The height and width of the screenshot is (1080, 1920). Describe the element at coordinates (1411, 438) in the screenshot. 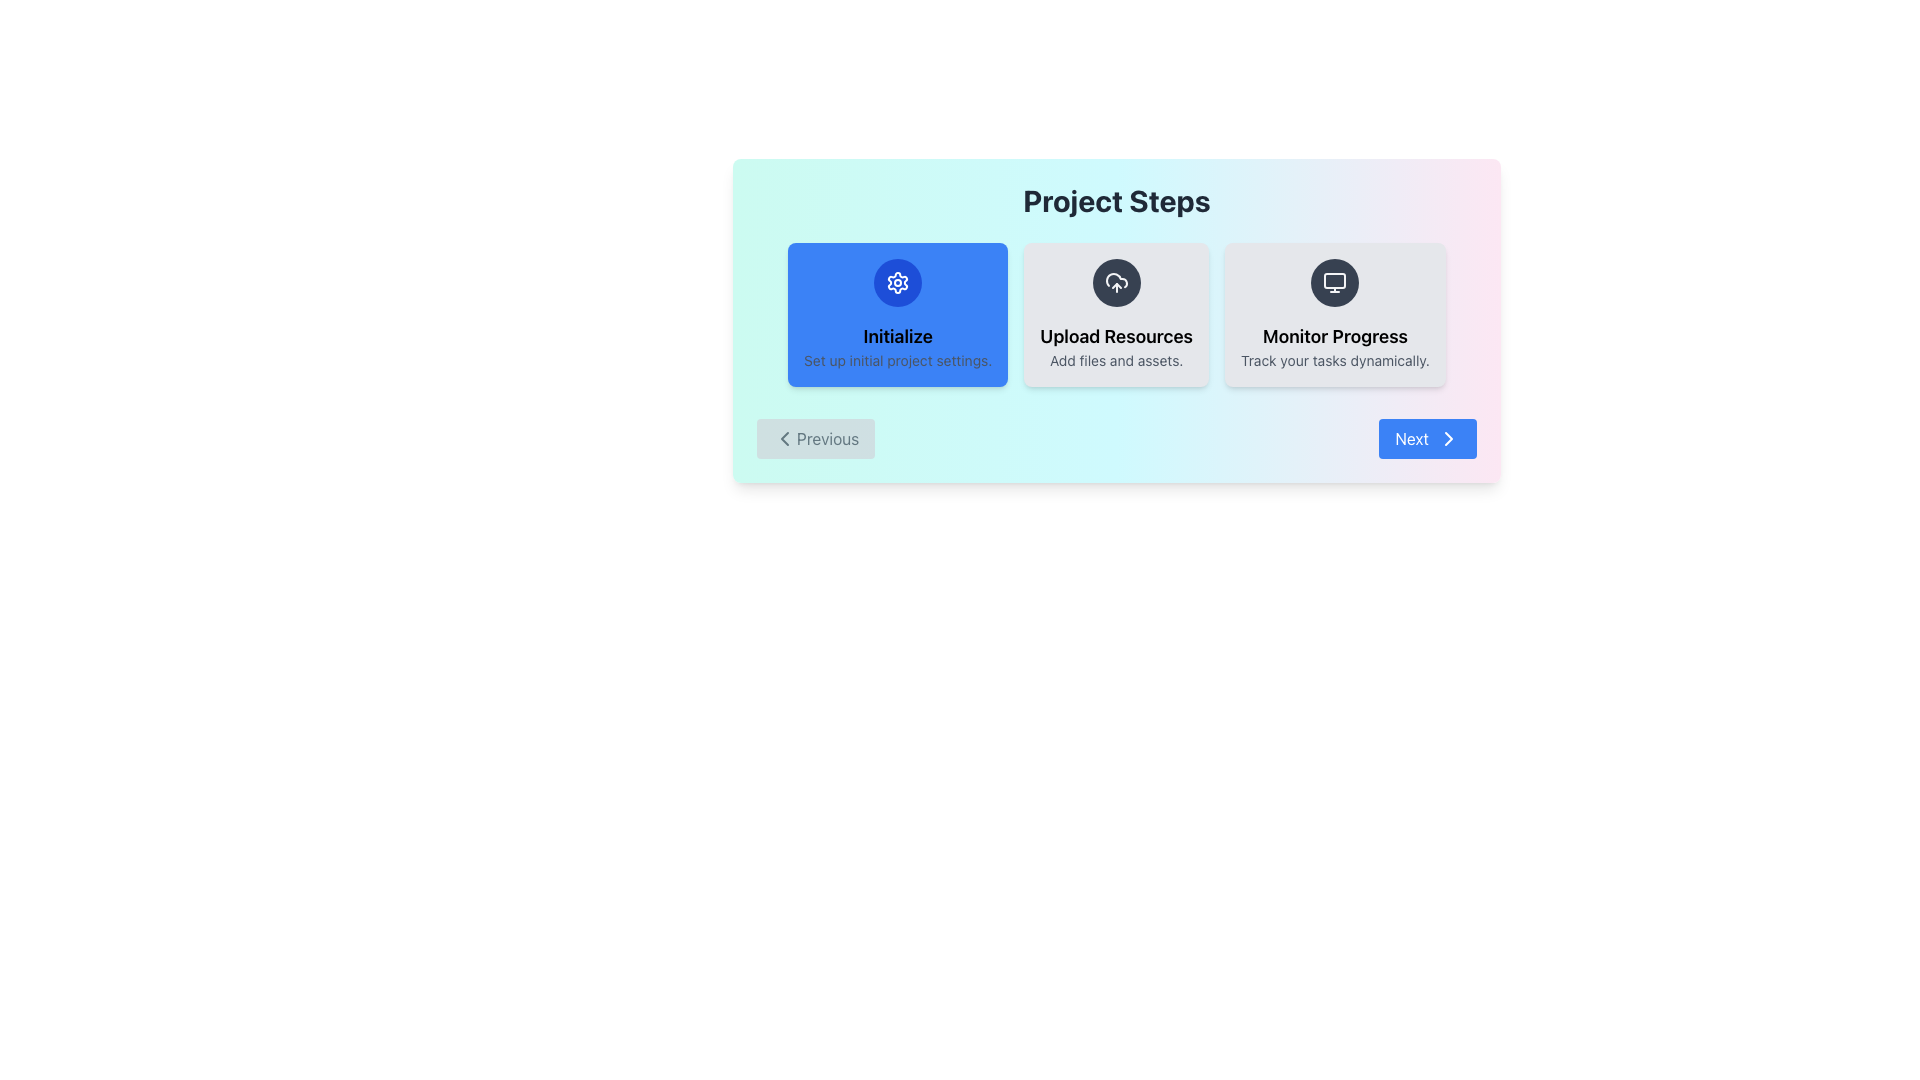

I see `the 'Next' button, which is identified by the navigational text label located in the bottom-right corner of the main card interface` at that location.